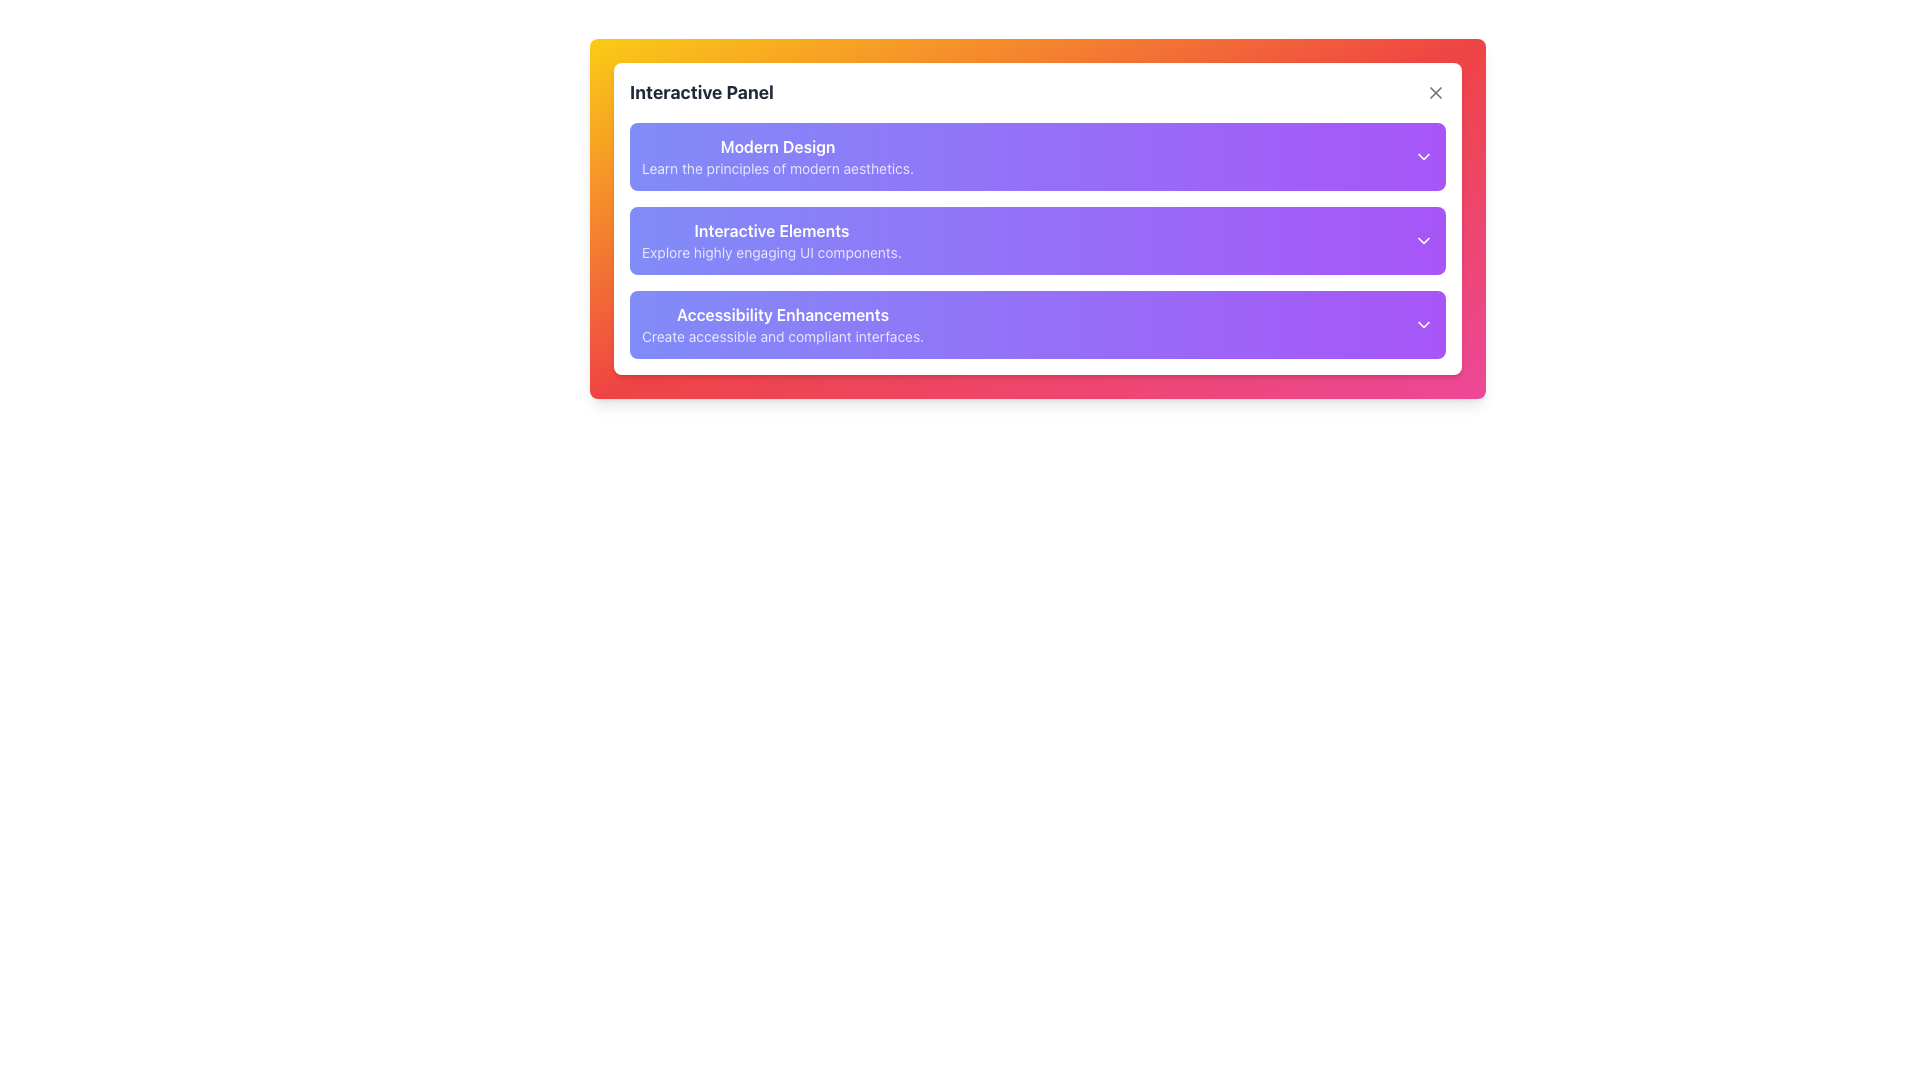 This screenshot has height=1080, width=1920. What do you see at coordinates (1434, 92) in the screenshot?
I see `the close button with an 'X' symbol in gray located in the top-right corner of the 'Interactive Panel' header to change its color to red` at bounding box center [1434, 92].